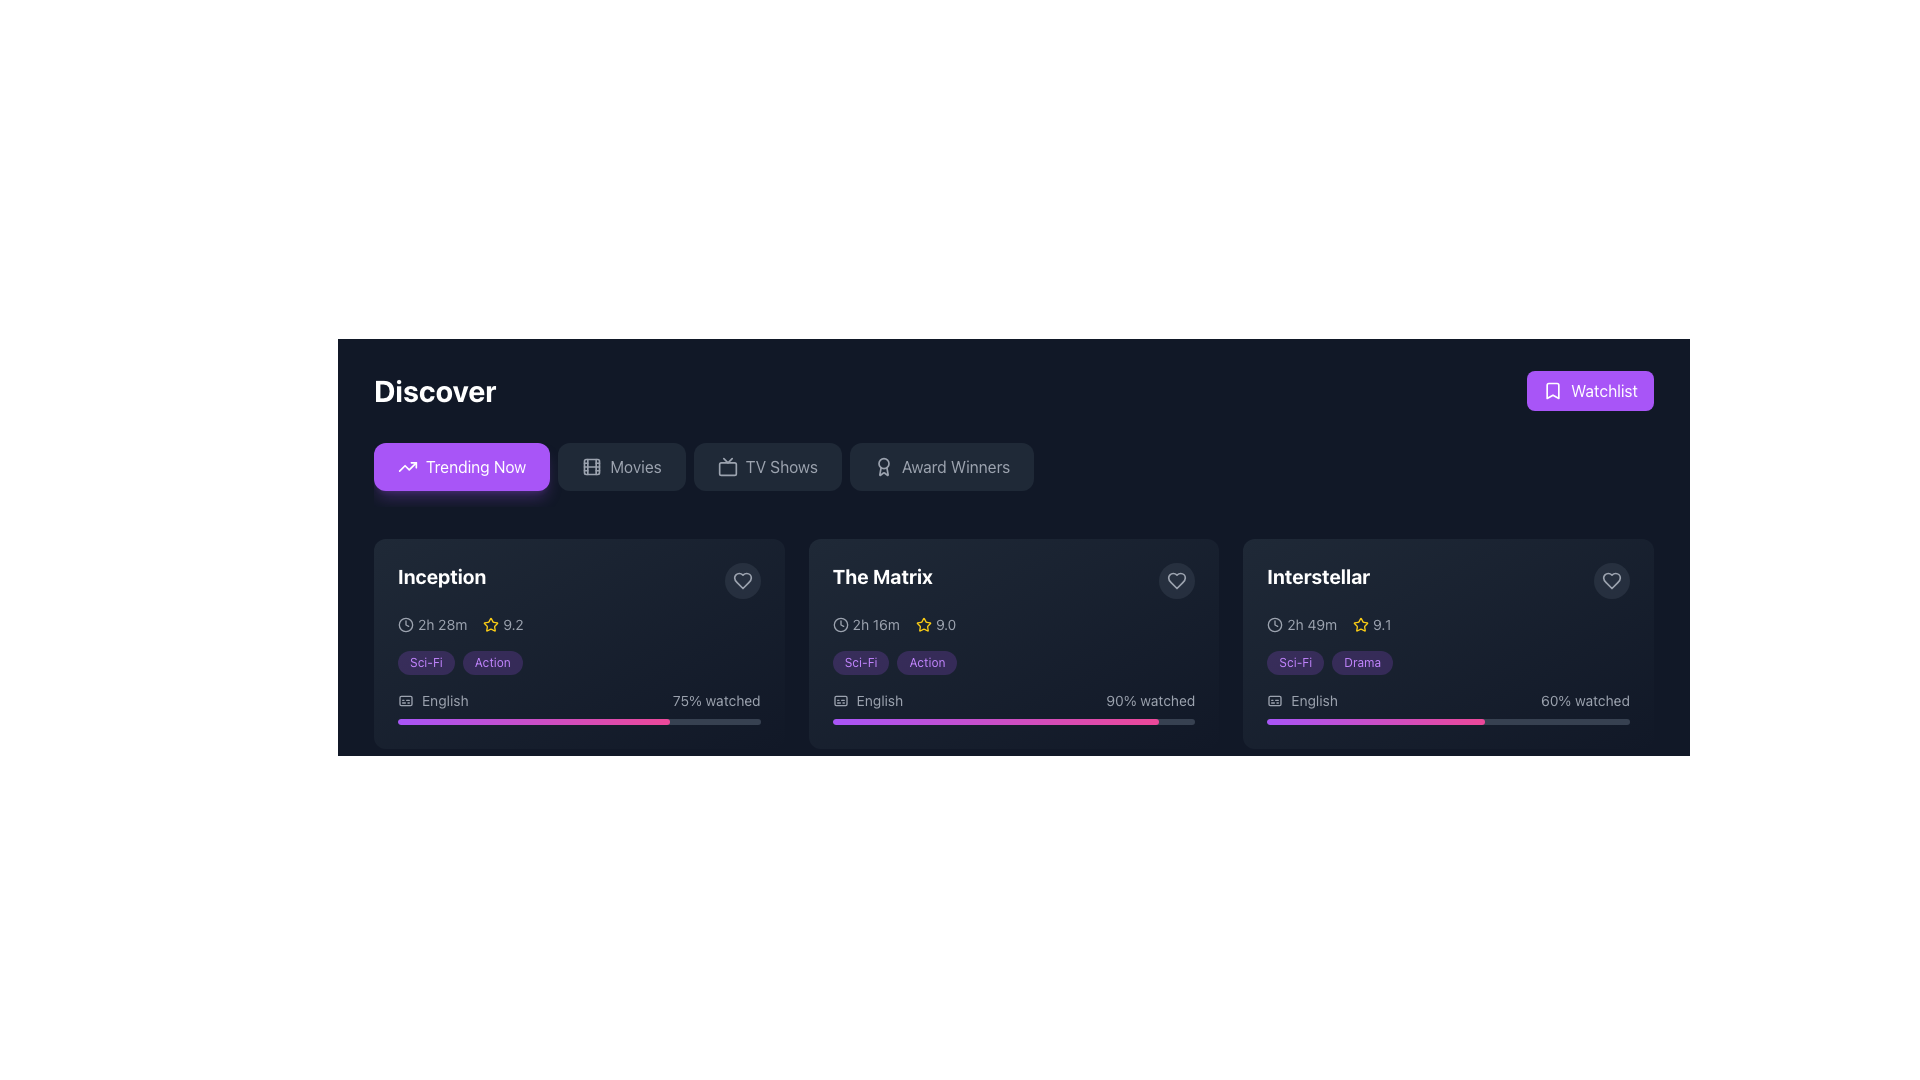 Image resolution: width=1920 pixels, height=1080 pixels. What do you see at coordinates (726, 469) in the screenshot?
I see `the lower, central rectangular Icon component that is part of the TV-like graphic symbol, located to the right of the 'Discover' header and aligned with the 'TV Shows' label` at bounding box center [726, 469].